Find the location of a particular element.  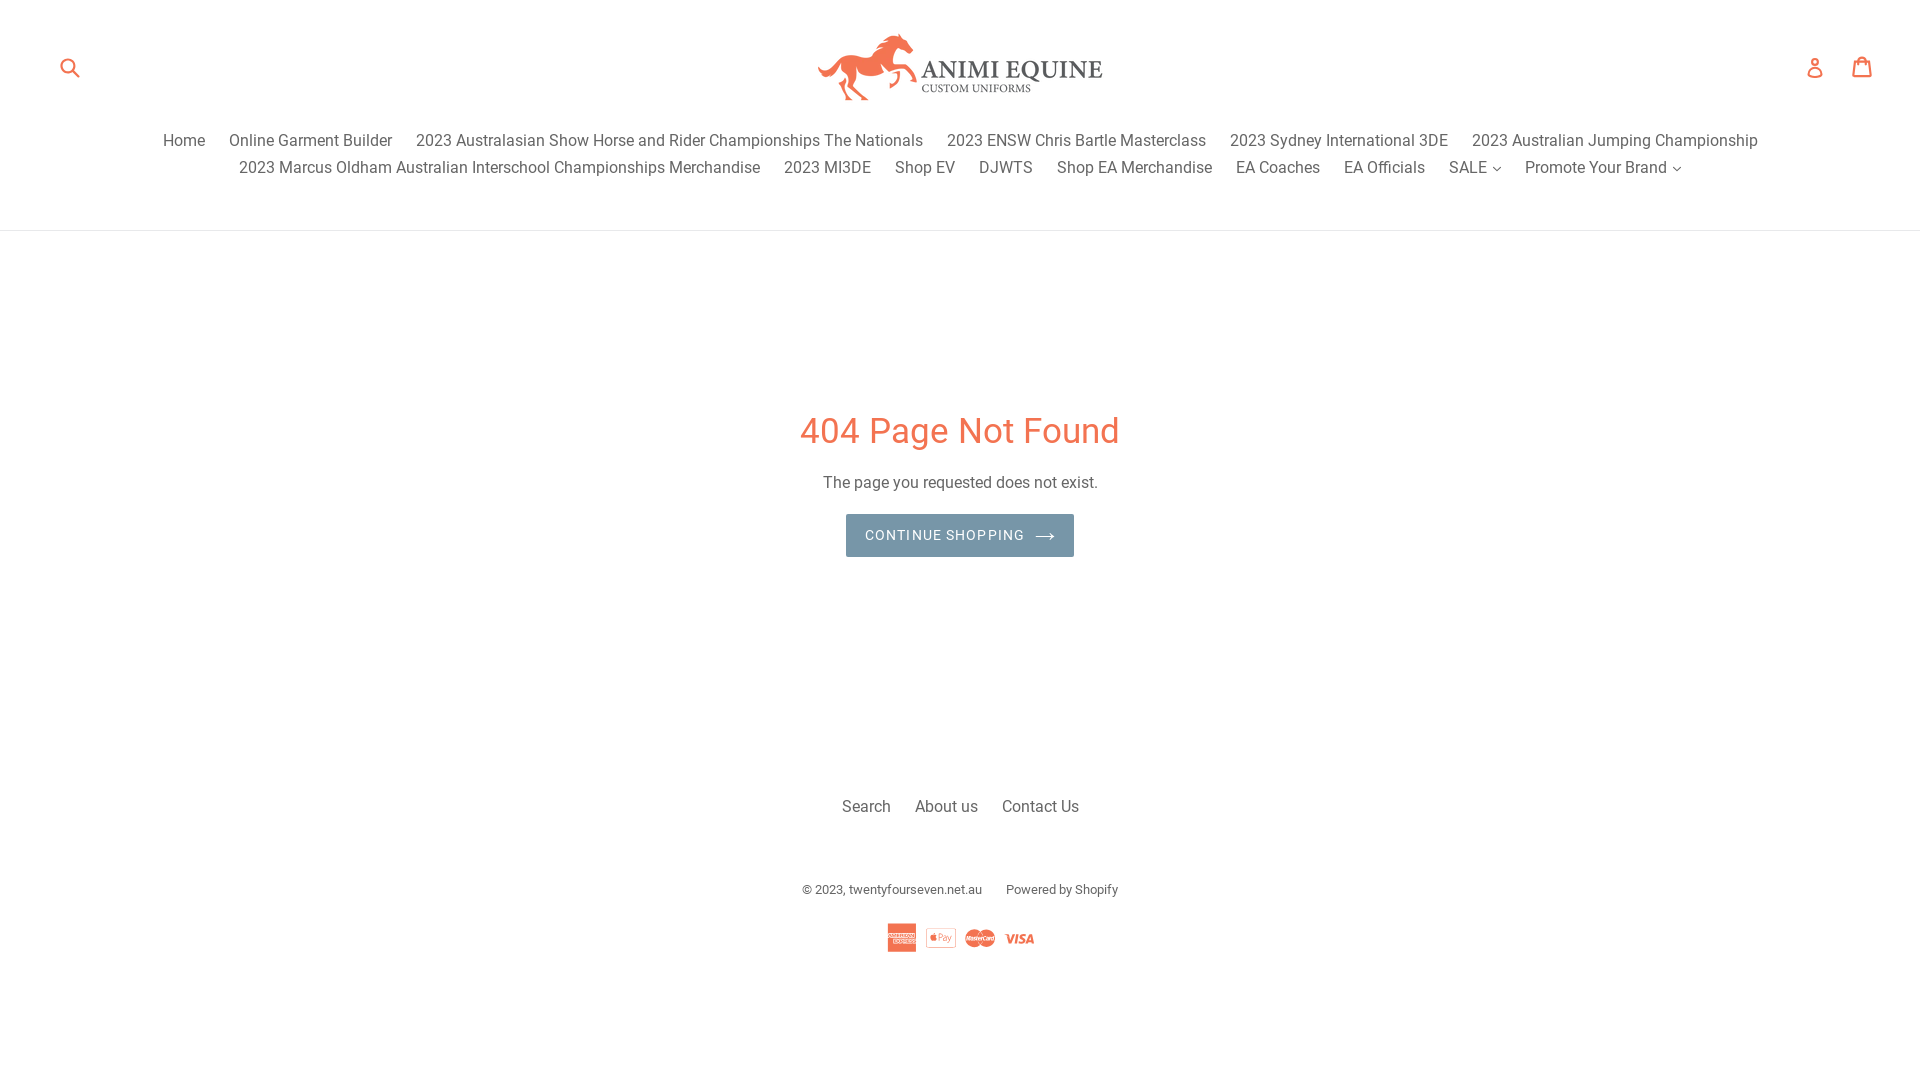

'DJWTS' is located at coordinates (1006, 168).